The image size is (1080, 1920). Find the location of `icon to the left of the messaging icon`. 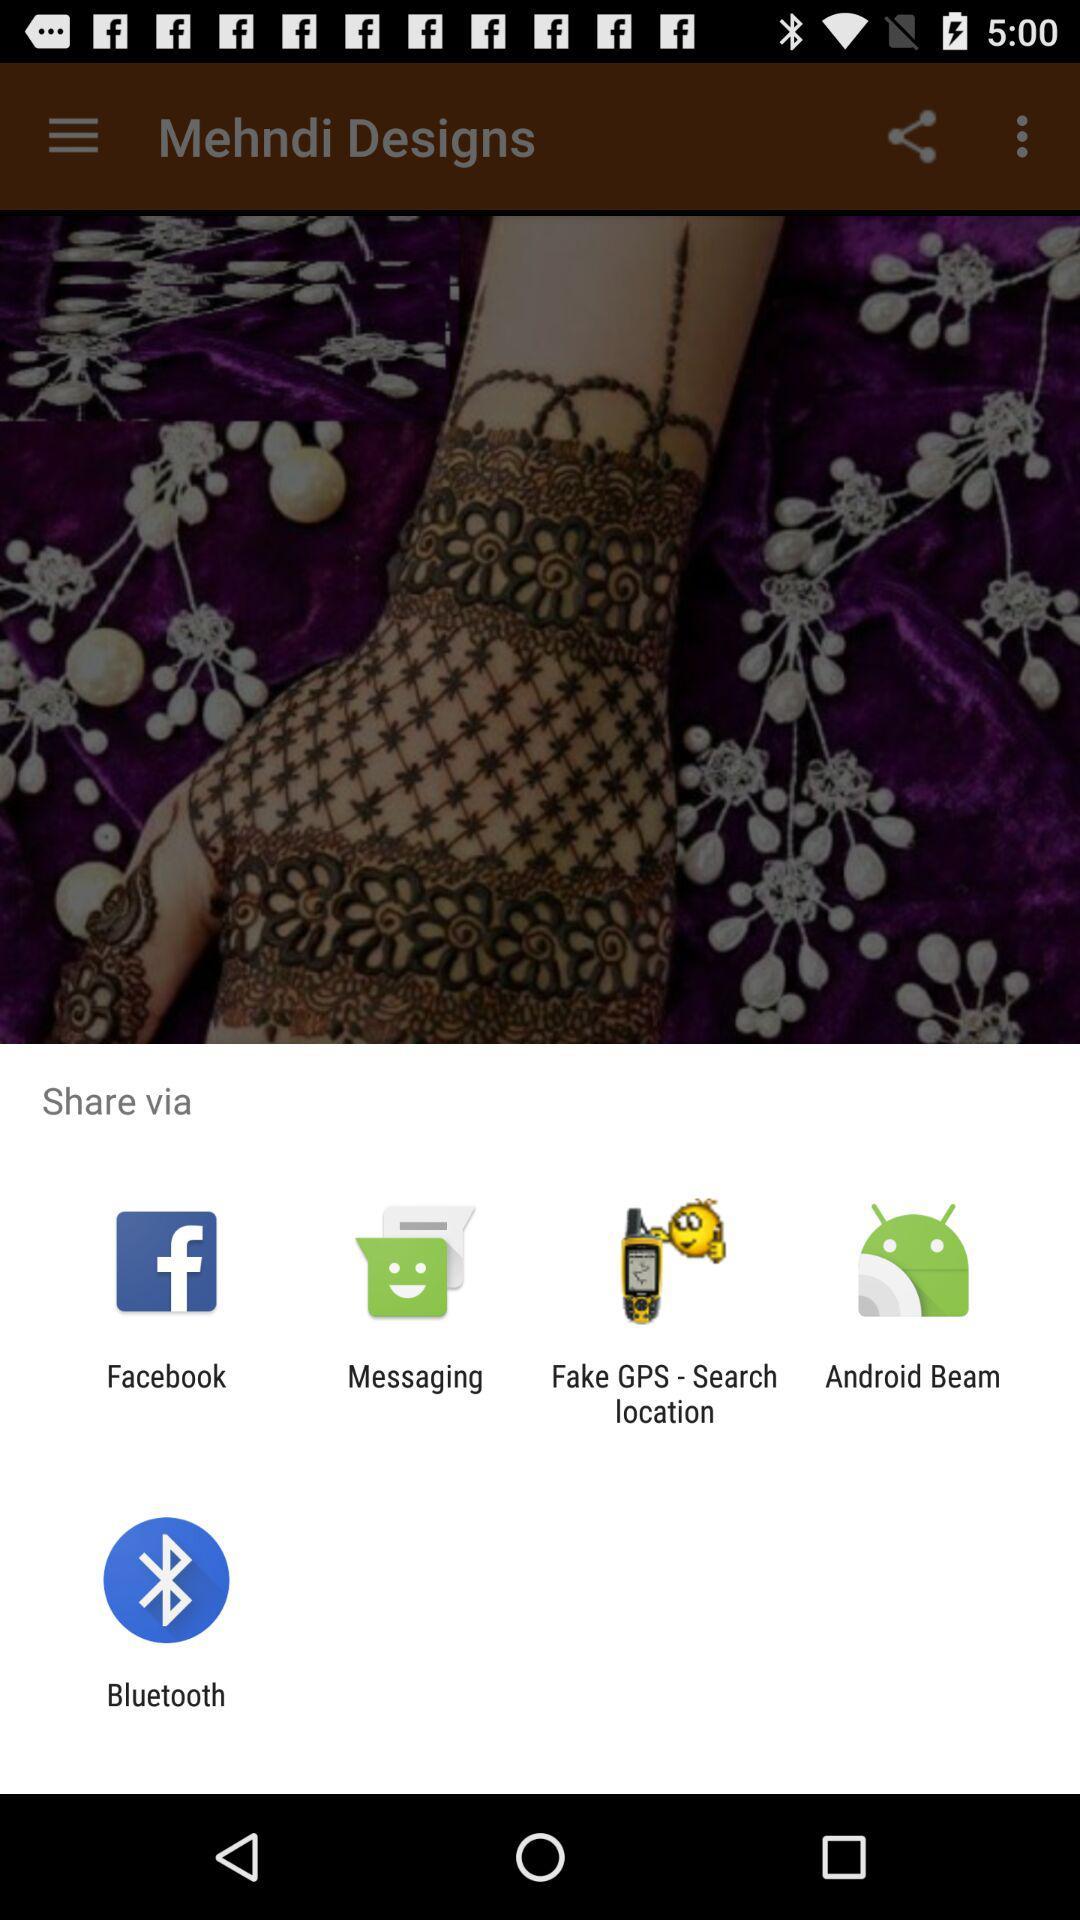

icon to the left of the messaging icon is located at coordinates (165, 1392).